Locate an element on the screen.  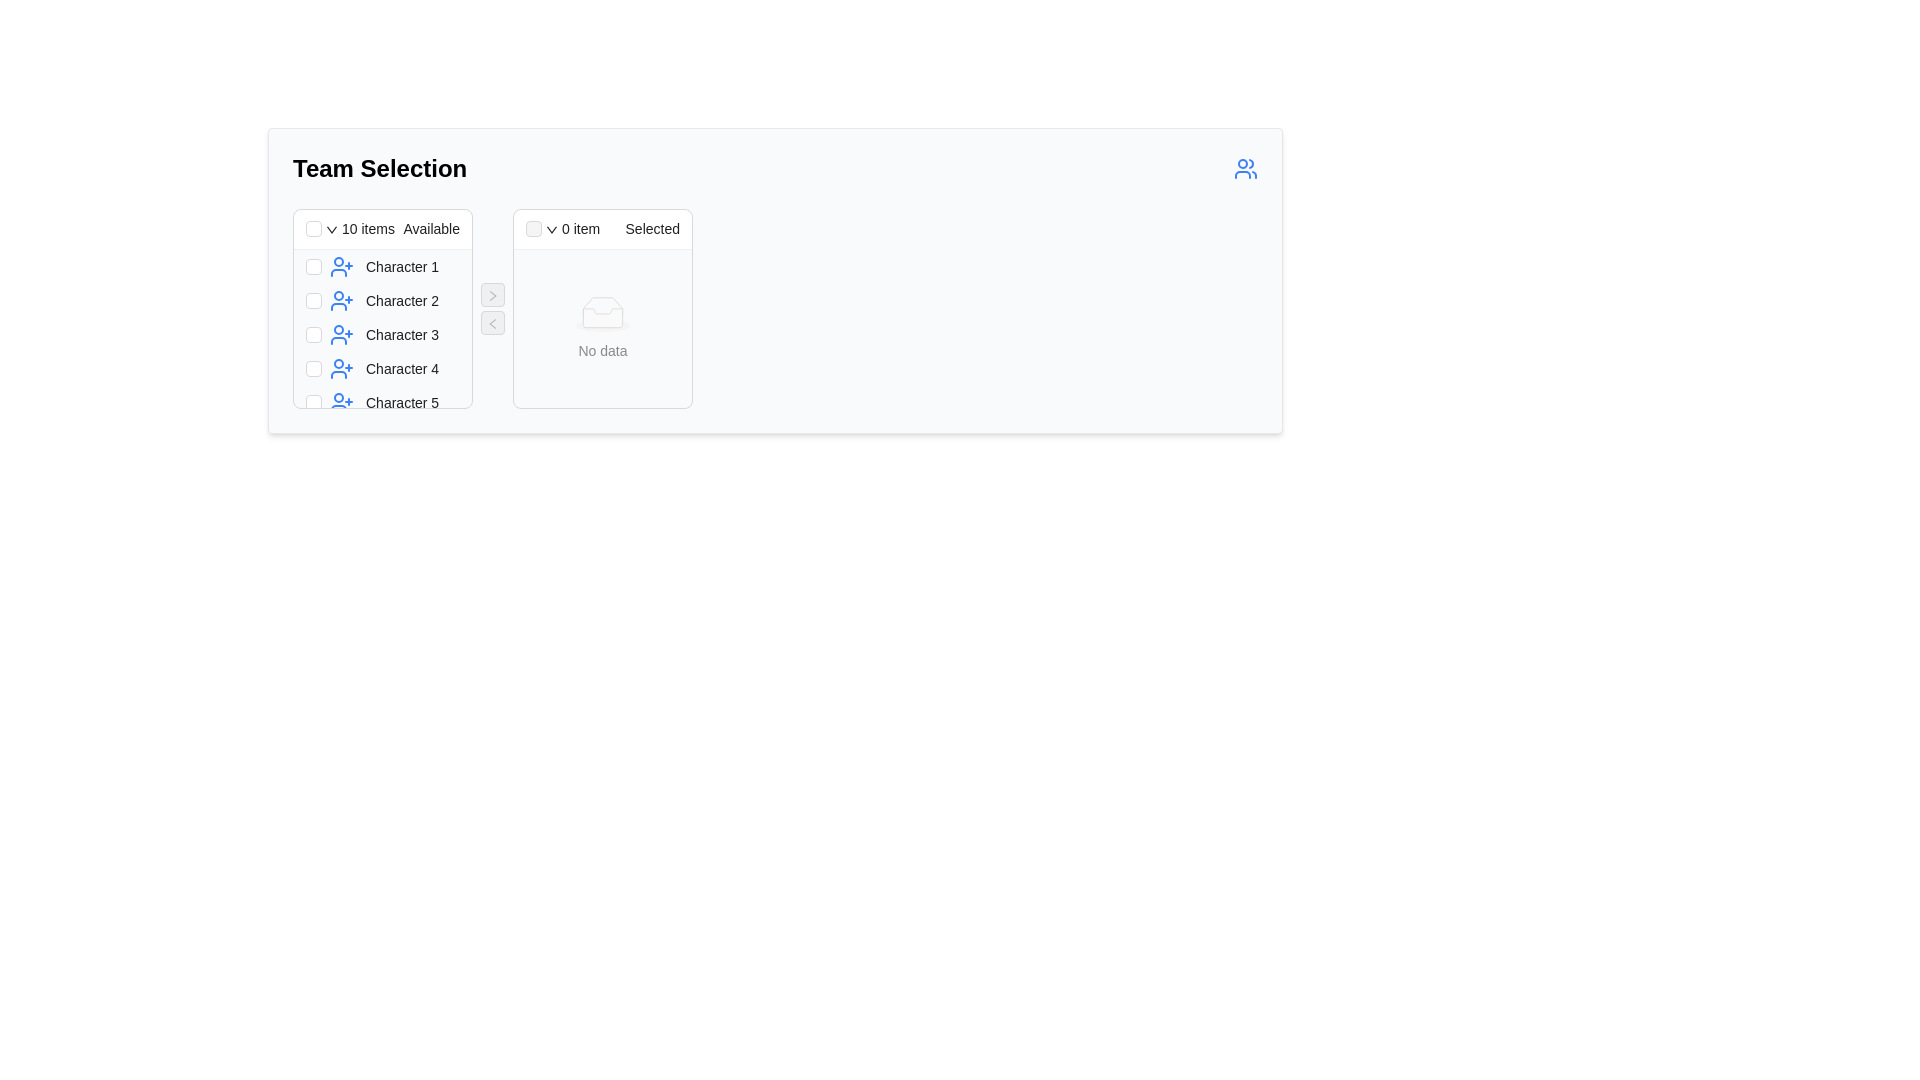
the checkbox element associated with 'Character 4' in the 'Team Selection' section is located at coordinates (312, 369).